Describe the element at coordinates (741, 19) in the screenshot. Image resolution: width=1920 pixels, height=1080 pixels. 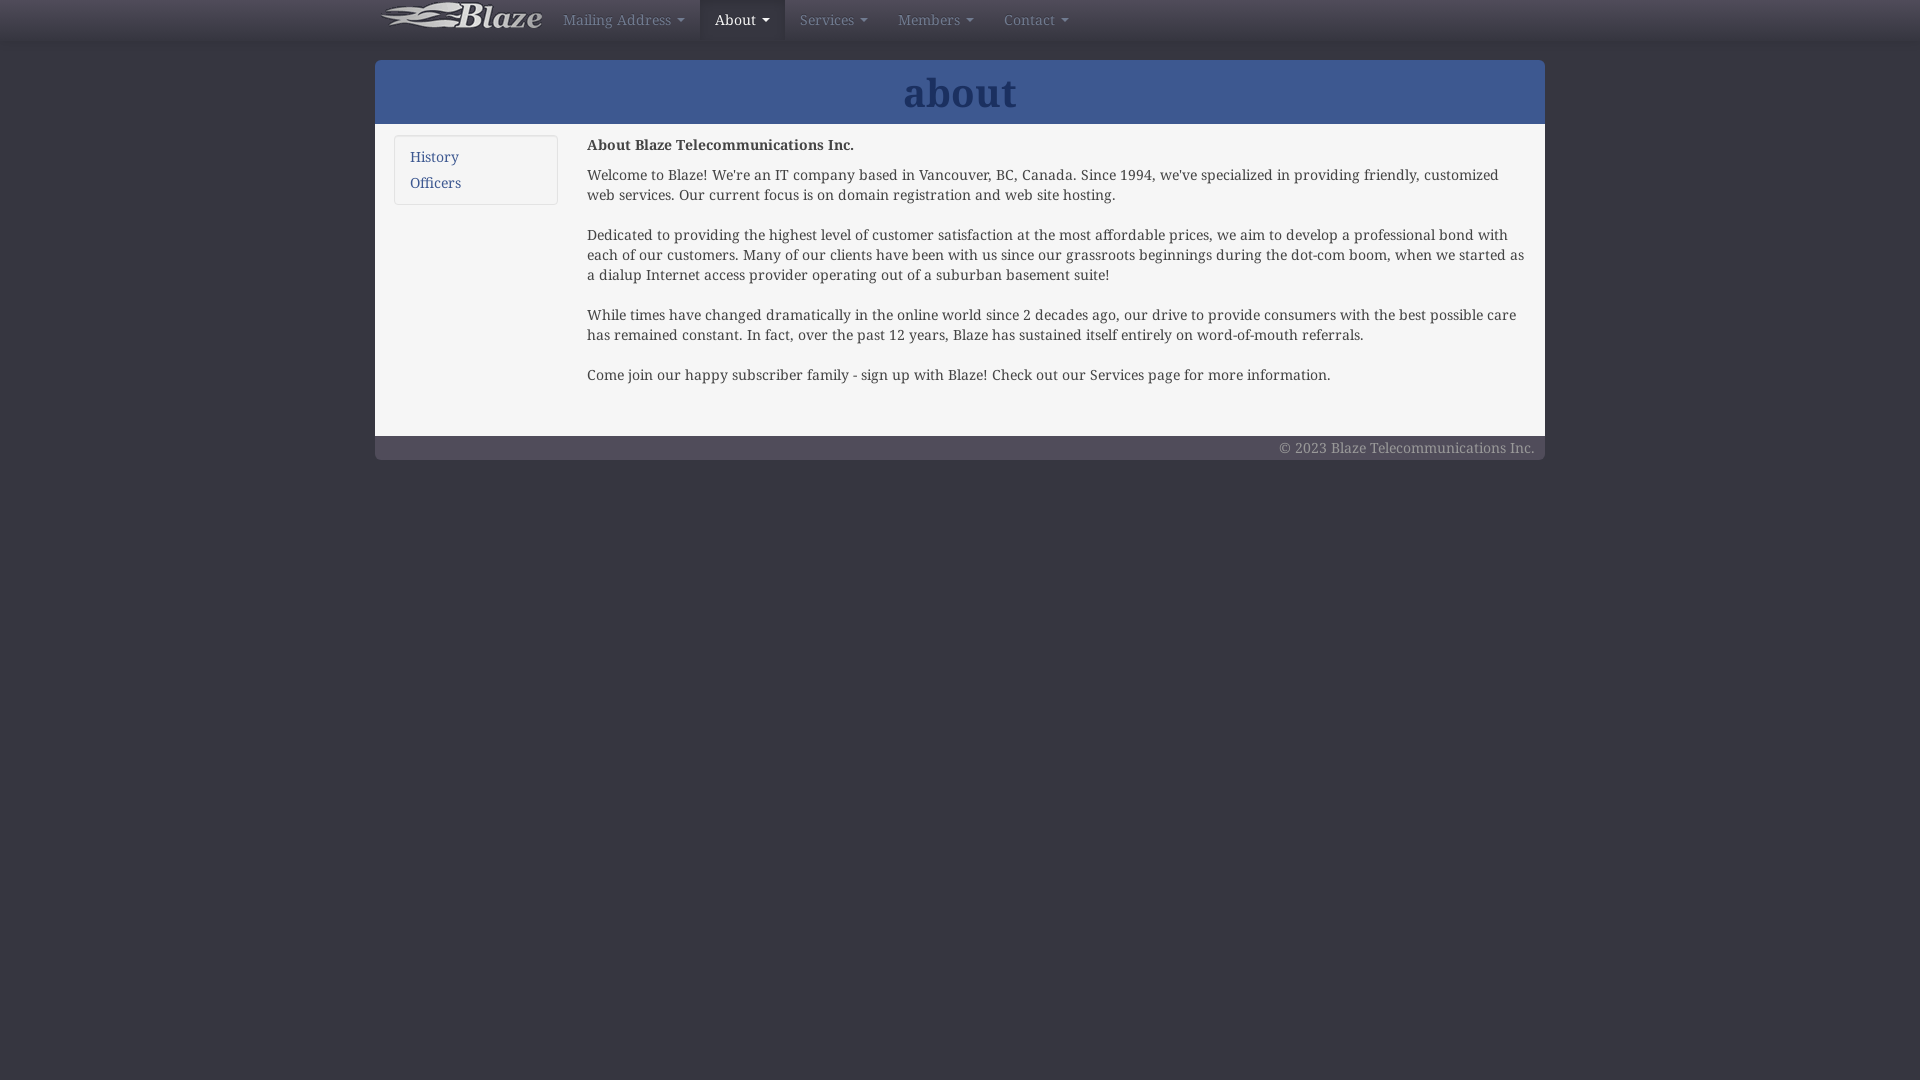
I see `'About'` at that location.